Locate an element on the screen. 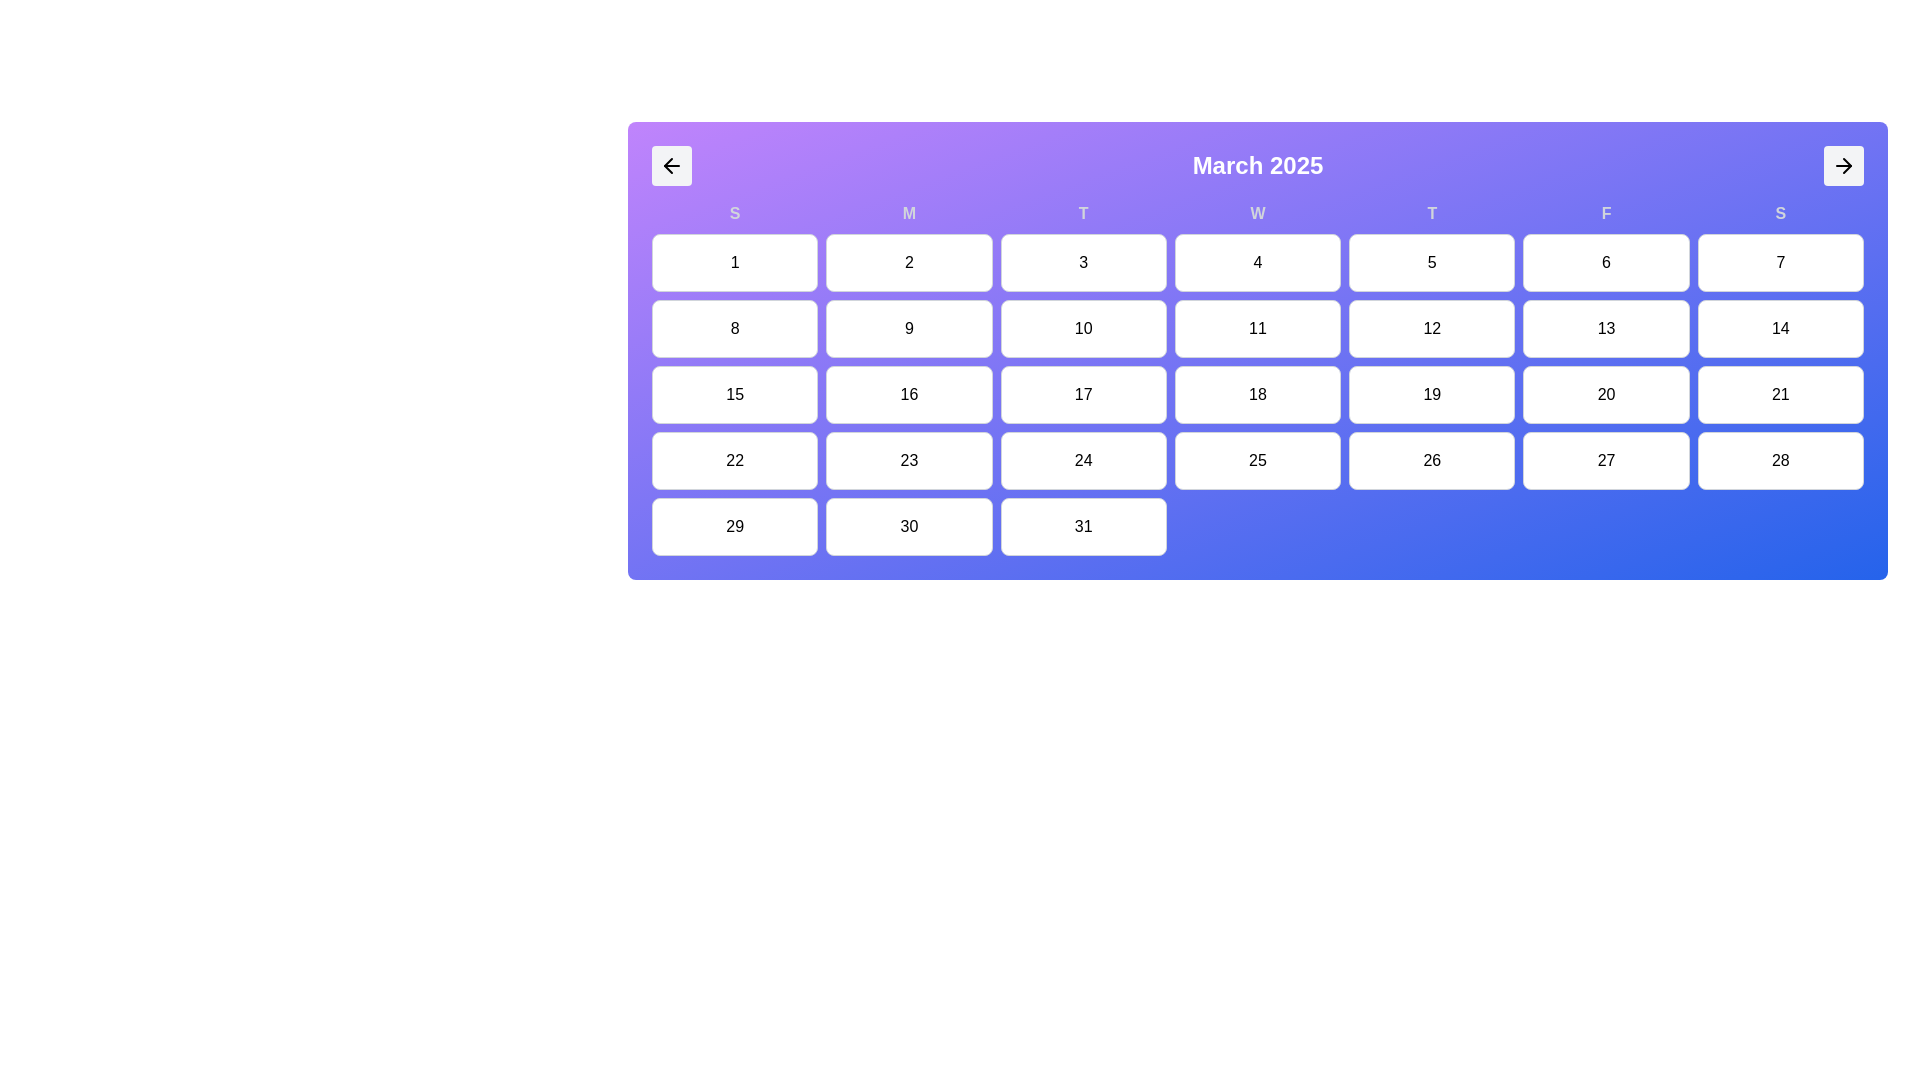 Image resolution: width=1920 pixels, height=1080 pixels. the calendar day cell representing the date '30' is located at coordinates (908, 526).